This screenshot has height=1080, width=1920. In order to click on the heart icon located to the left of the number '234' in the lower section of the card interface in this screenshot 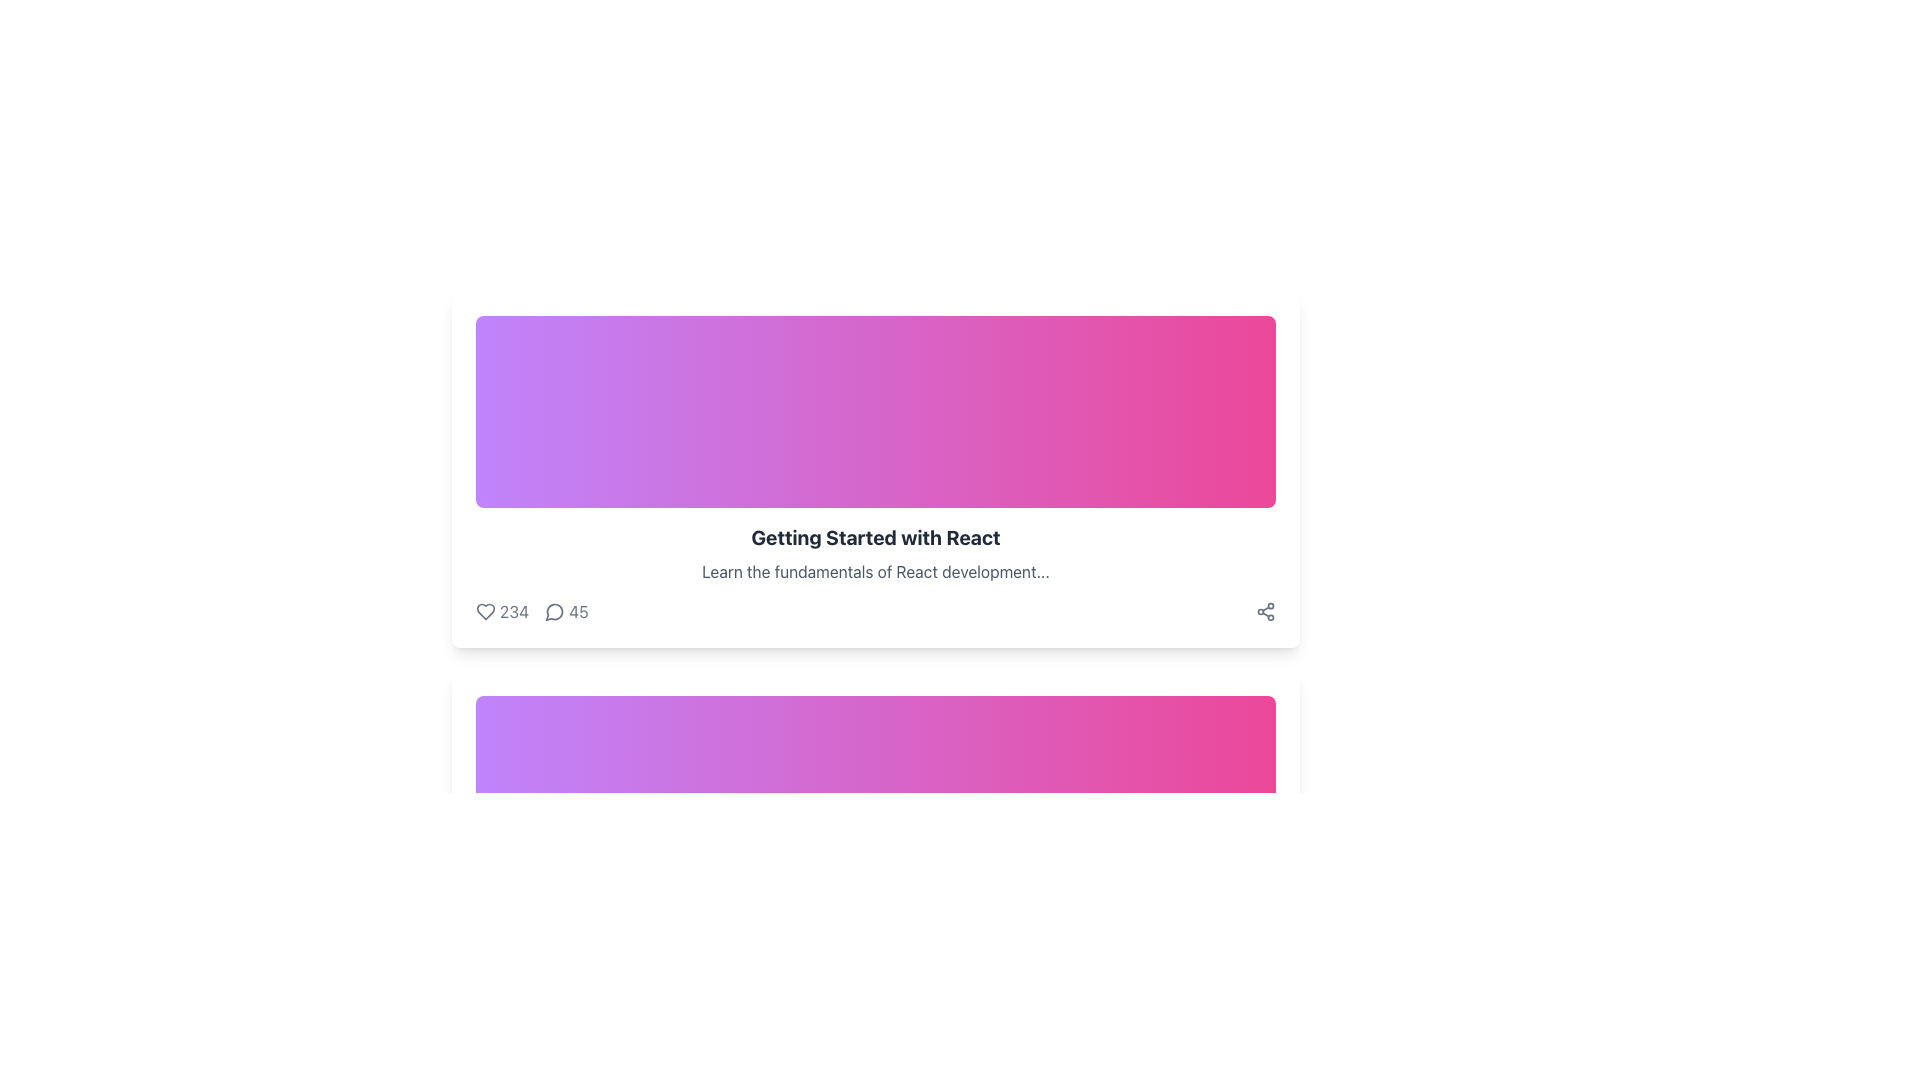, I will do `click(485, 611)`.